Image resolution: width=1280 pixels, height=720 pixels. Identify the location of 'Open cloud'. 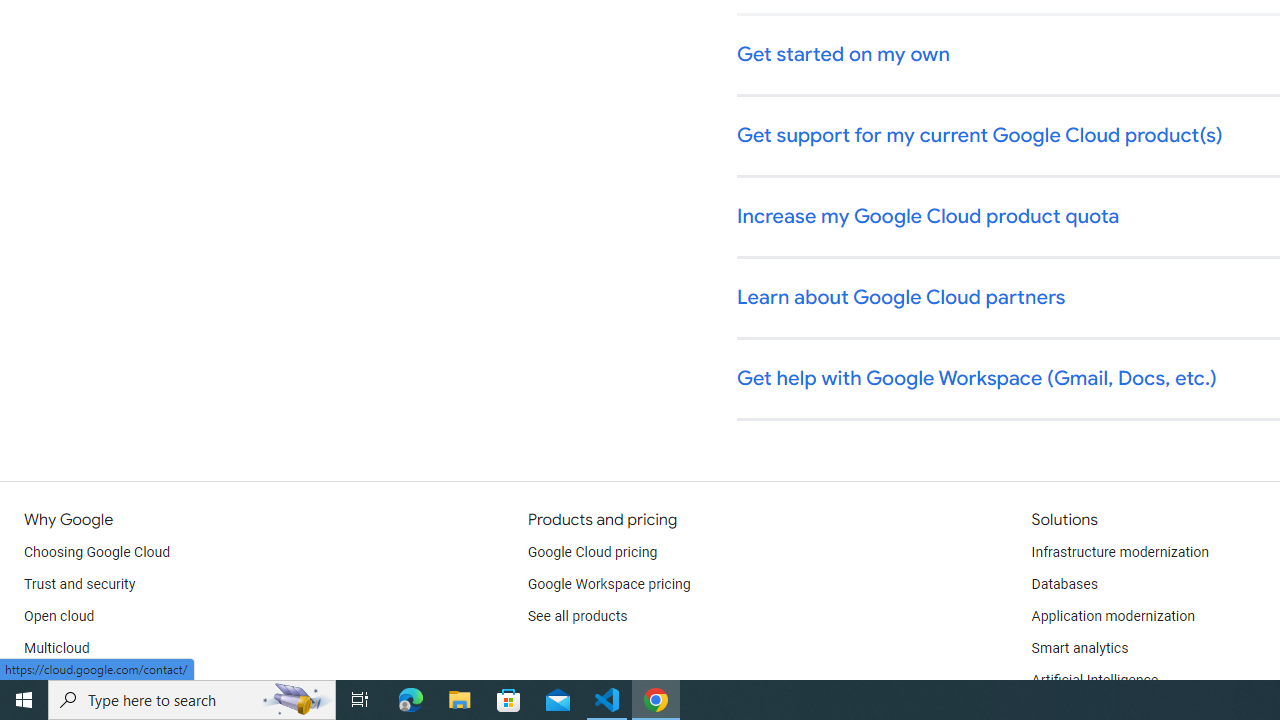
(59, 616).